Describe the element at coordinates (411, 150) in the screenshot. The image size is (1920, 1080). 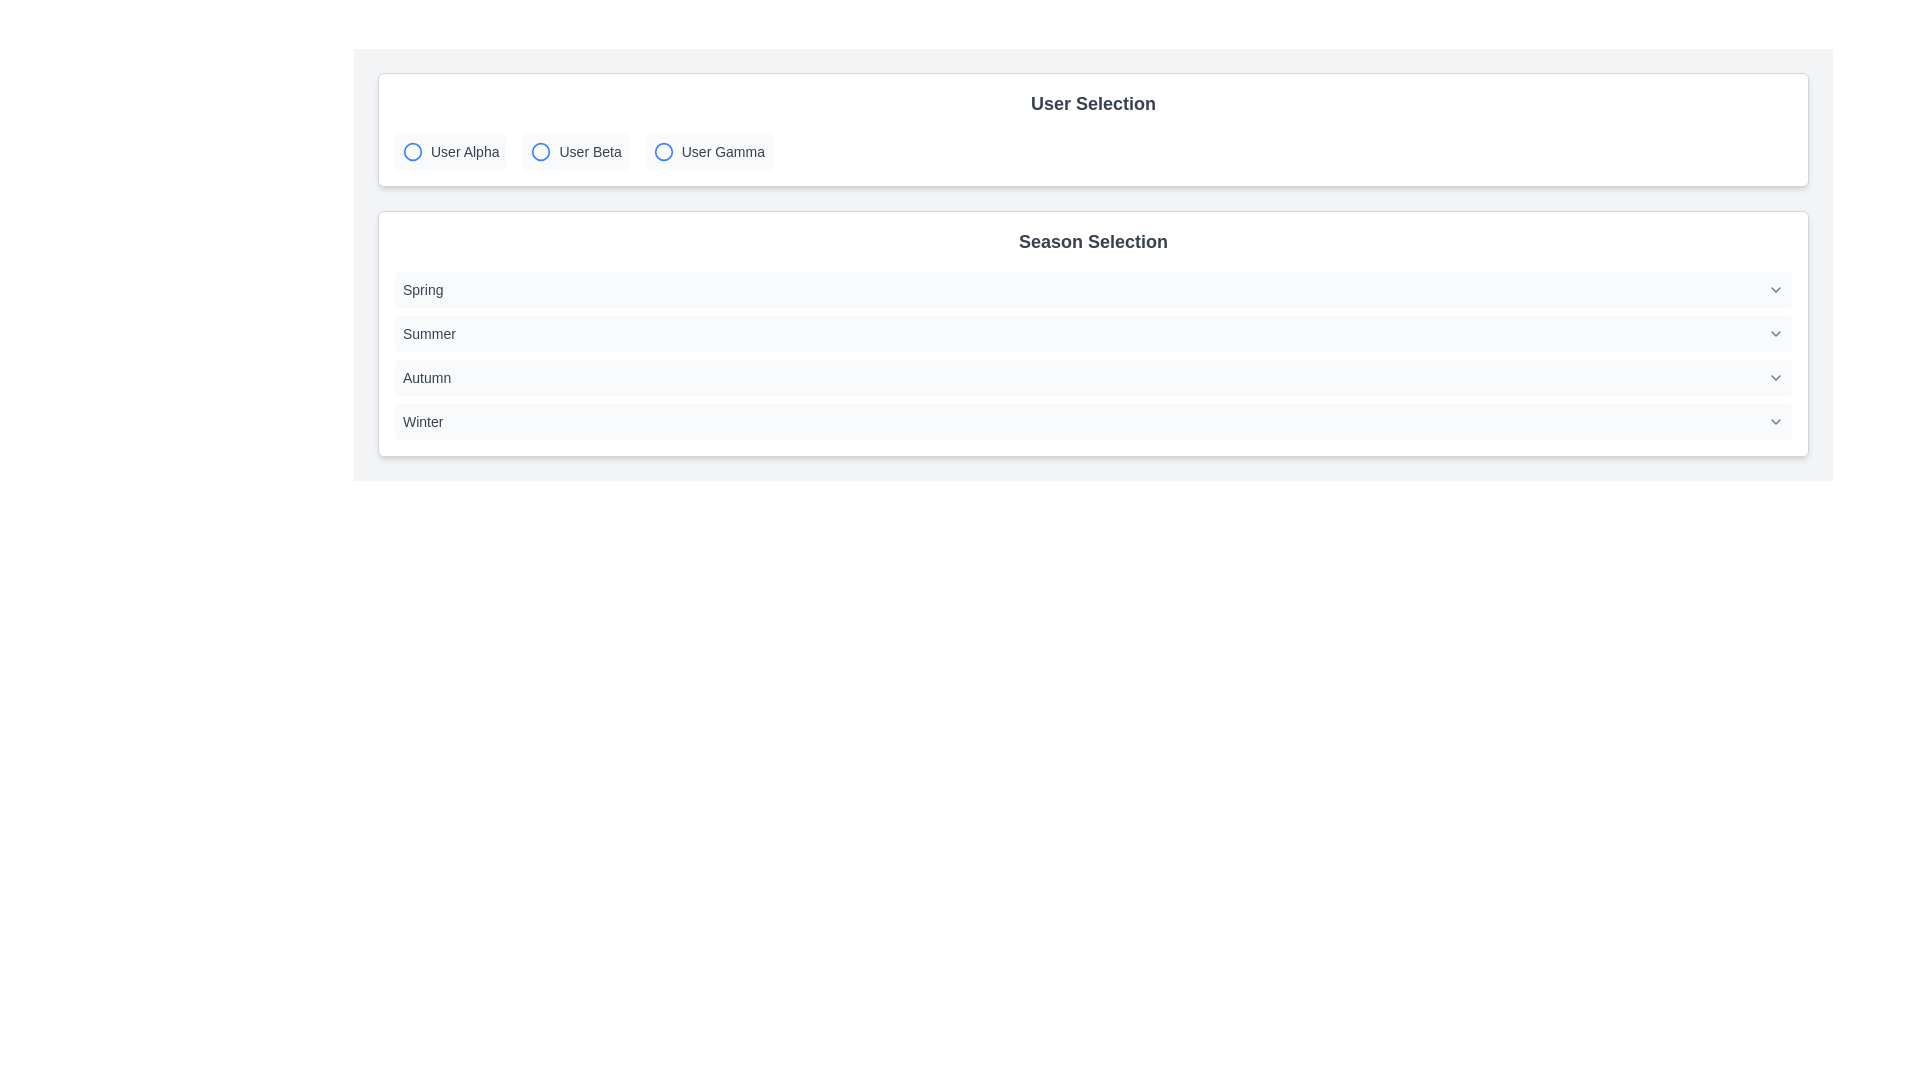
I see `the graphical circle element with a blue outline associated with the 'User Alpha' option in the User Selection interface` at that location.